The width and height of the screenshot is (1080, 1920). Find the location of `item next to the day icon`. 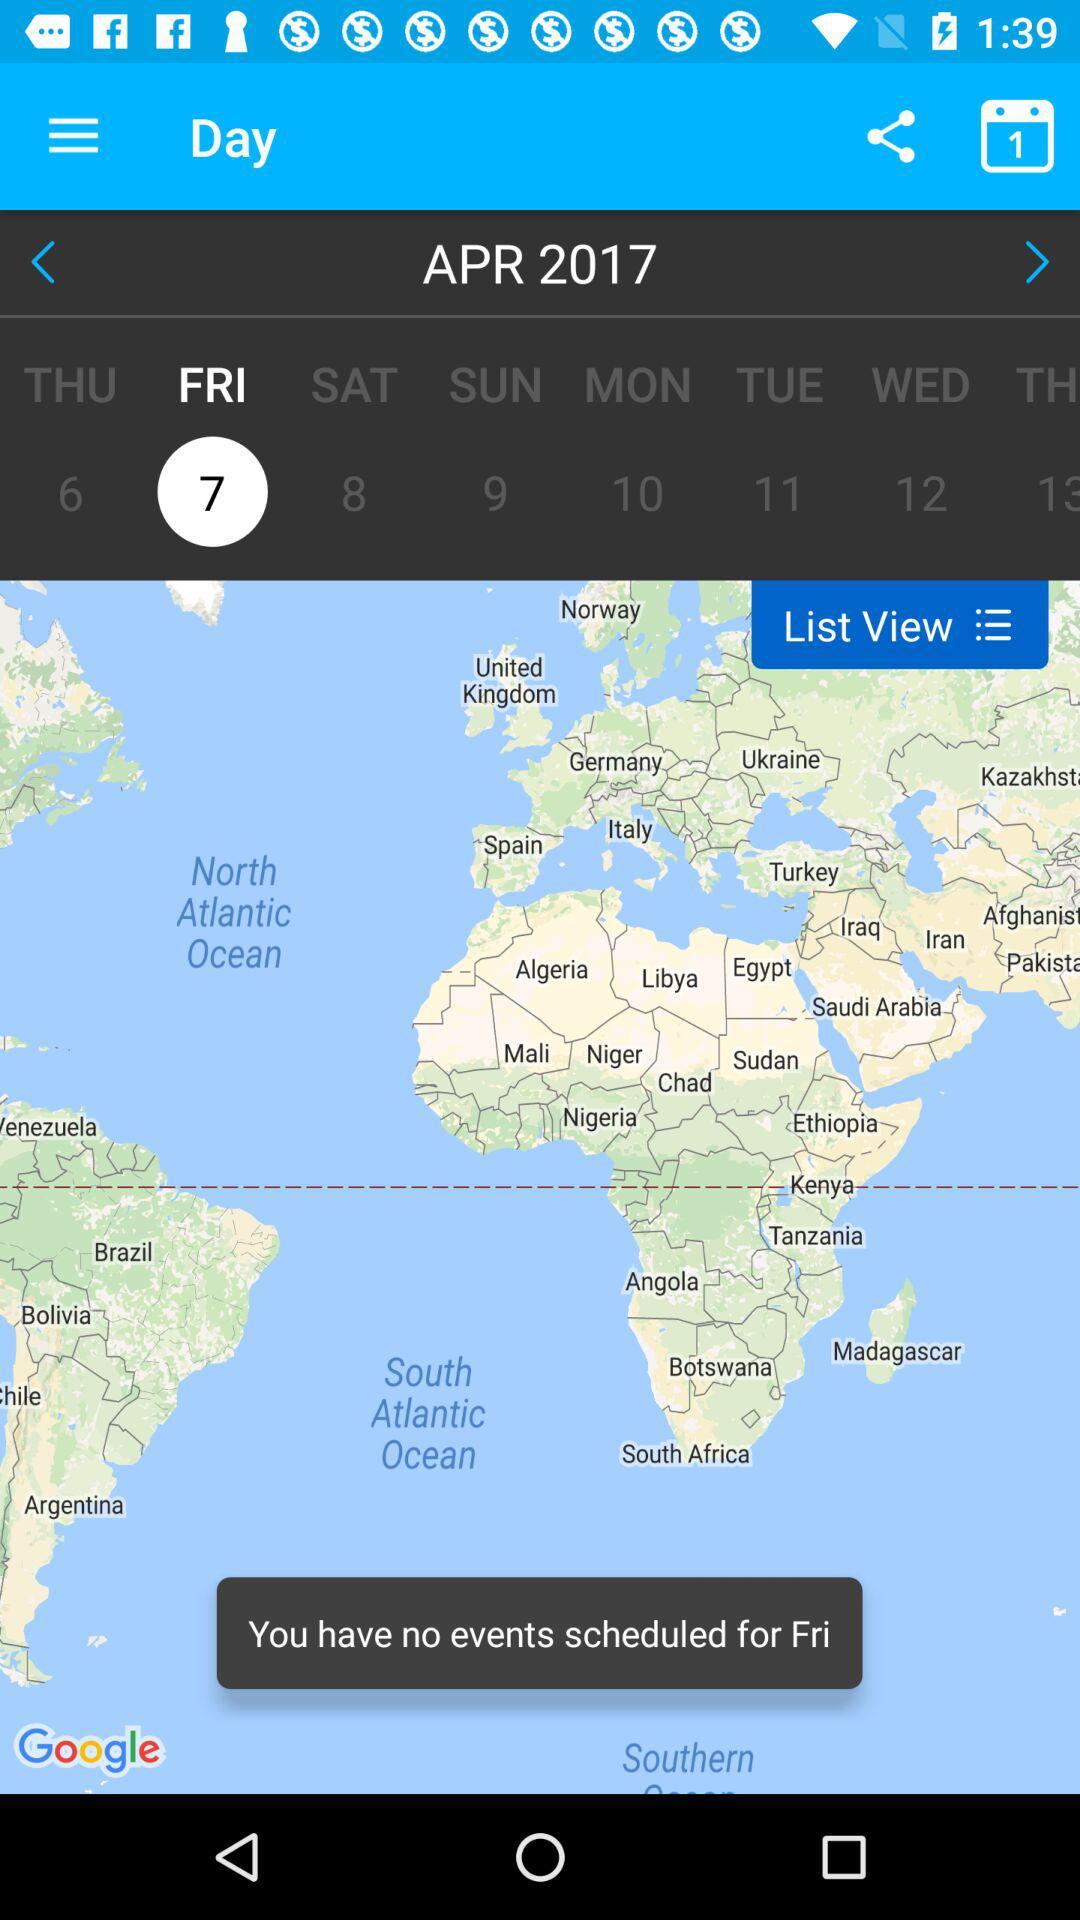

item next to the day icon is located at coordinates (890, 135).